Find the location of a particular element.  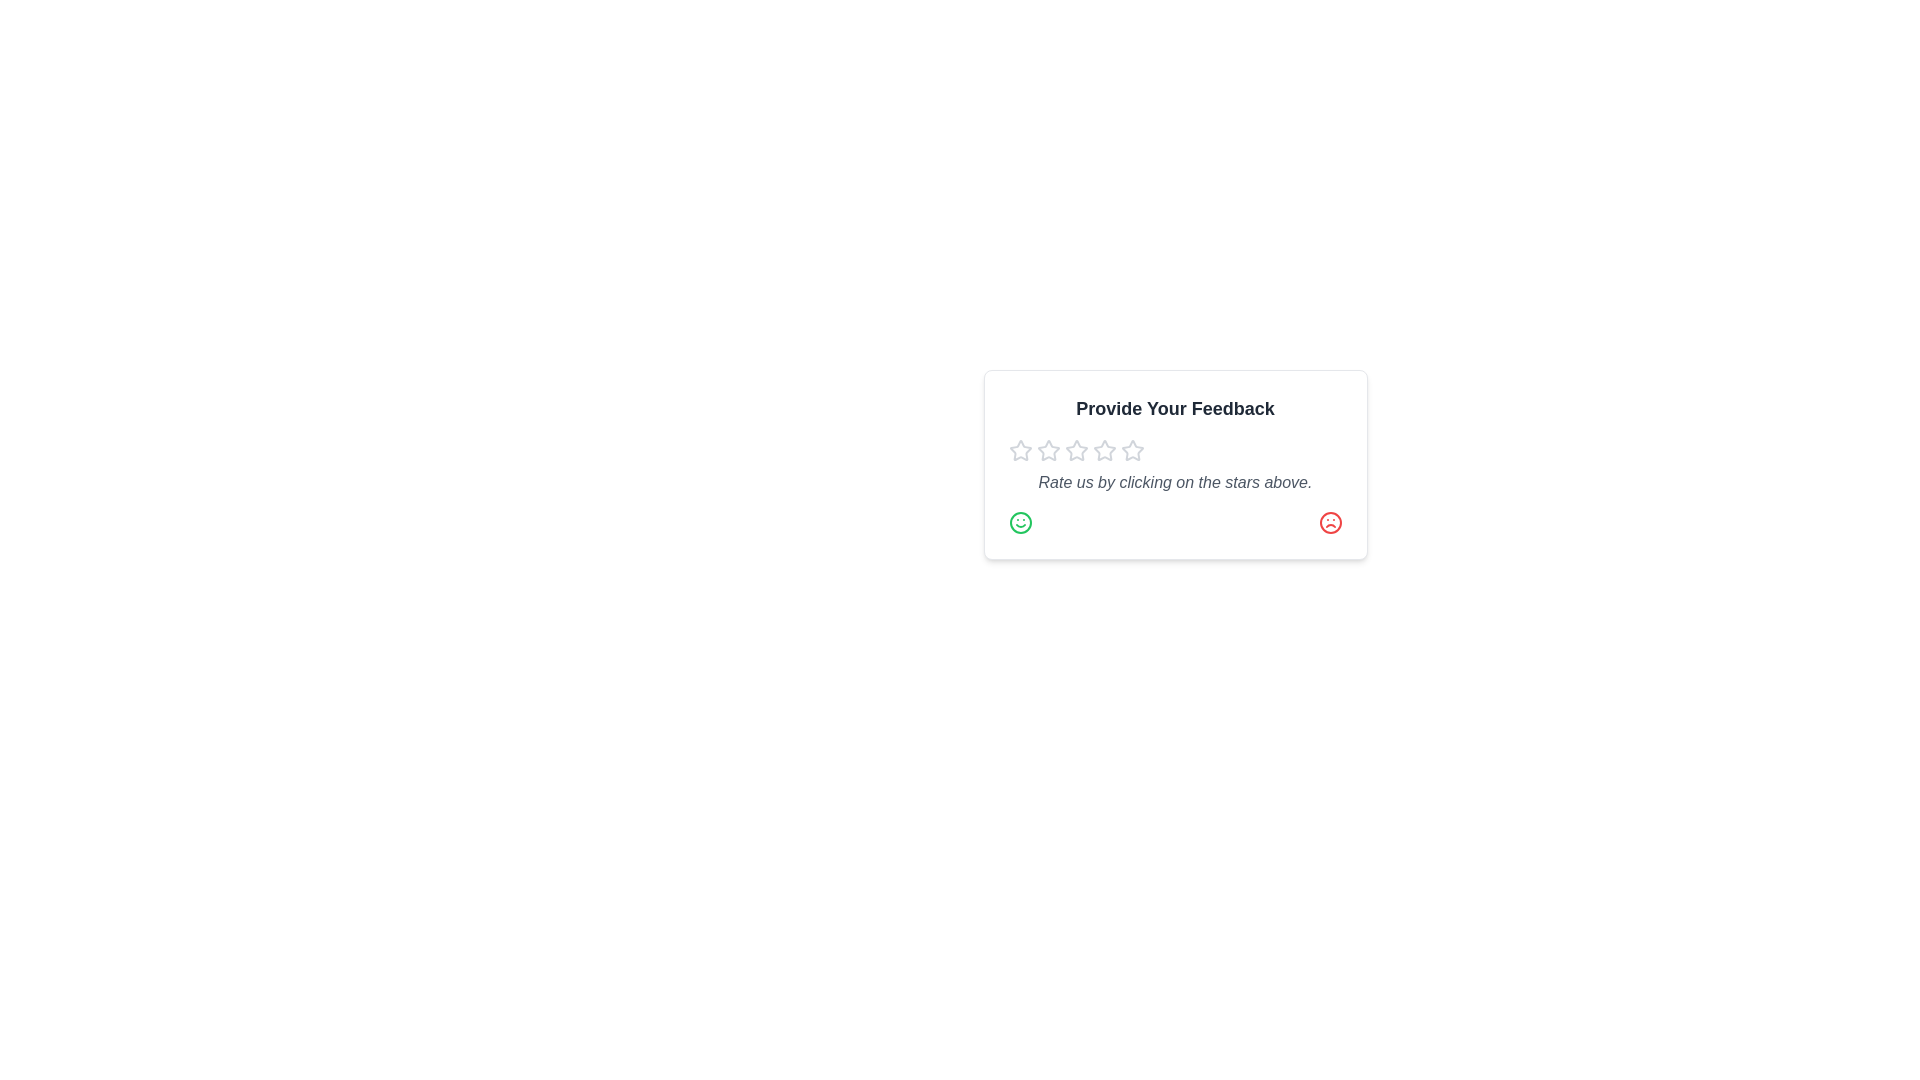

the first star icon in the horizontal group of five rating stars located beneath the 'Provide Your Feedback' heading is located at coordinates (1047, 450).